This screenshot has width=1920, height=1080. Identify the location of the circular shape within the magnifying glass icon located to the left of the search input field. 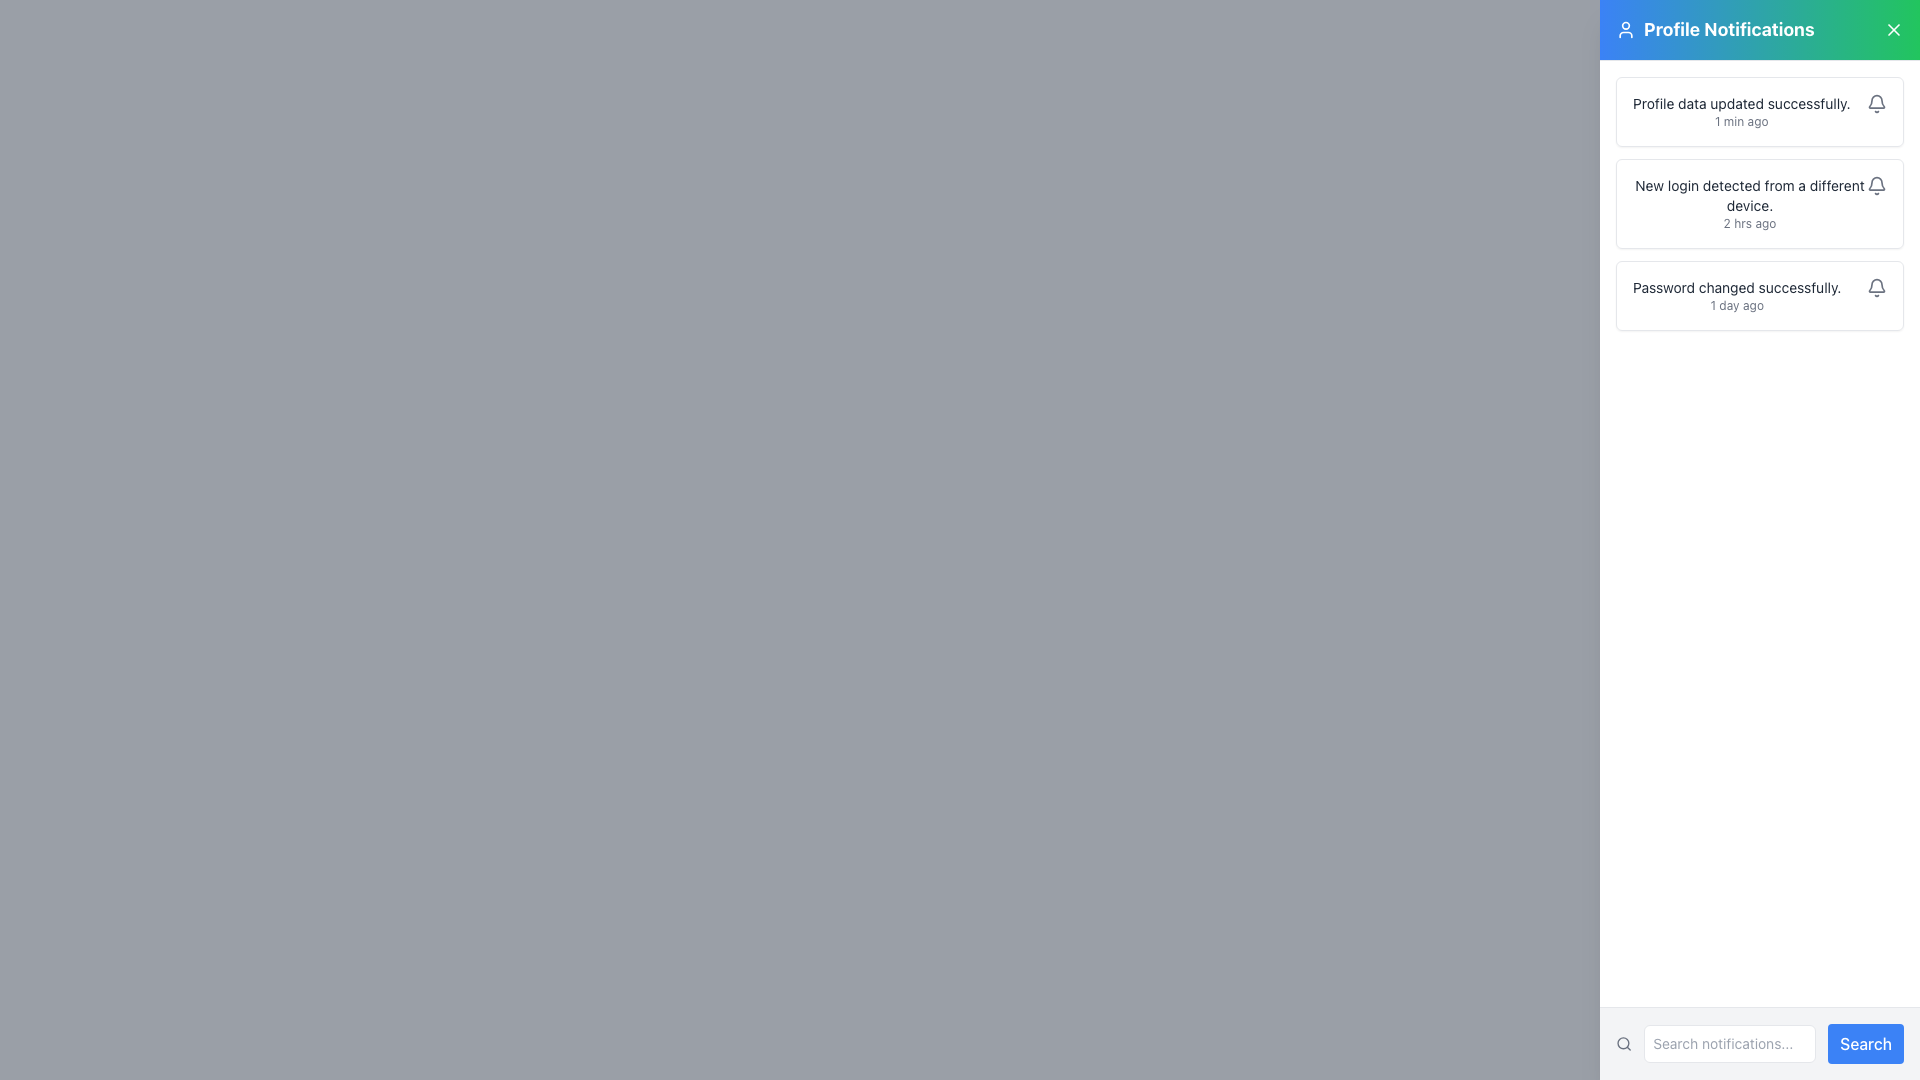
(1623, 1042).